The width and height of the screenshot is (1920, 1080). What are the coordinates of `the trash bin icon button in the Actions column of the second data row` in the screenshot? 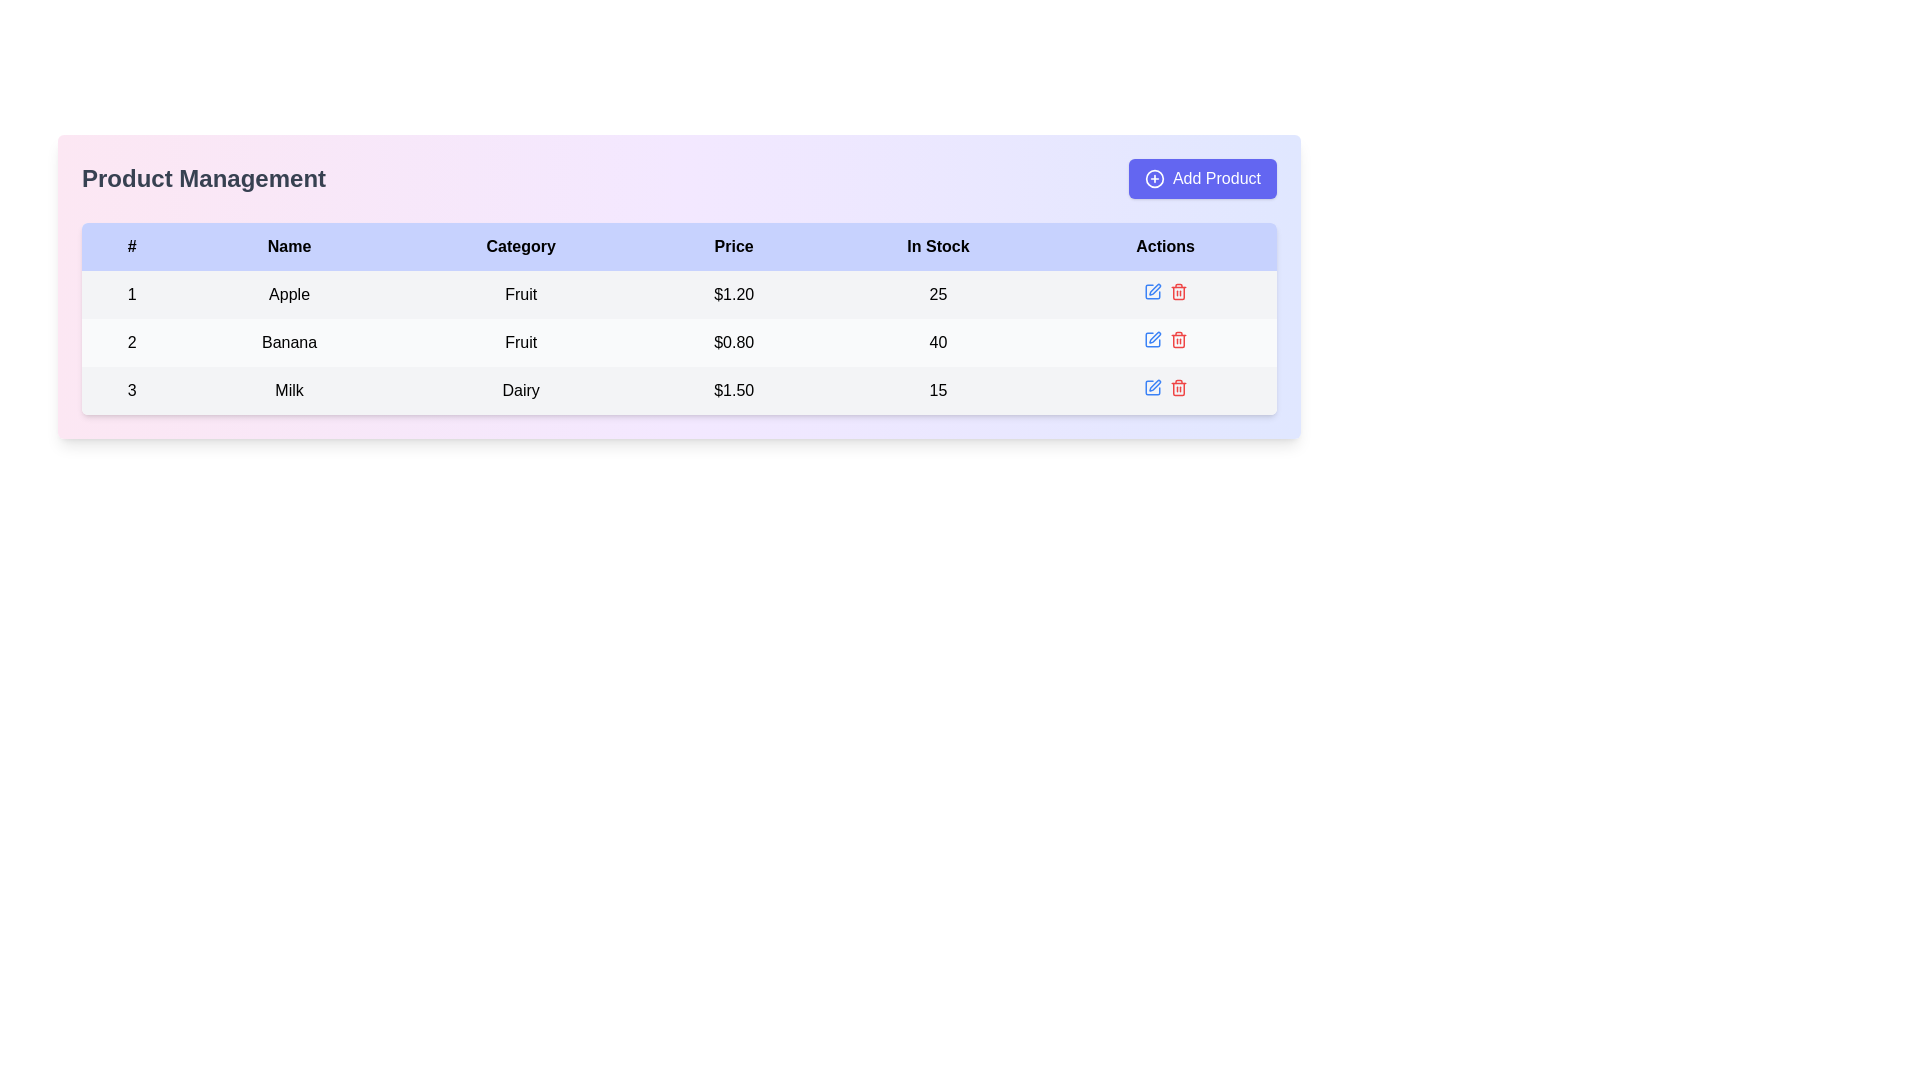 It's located at (1178, 338).